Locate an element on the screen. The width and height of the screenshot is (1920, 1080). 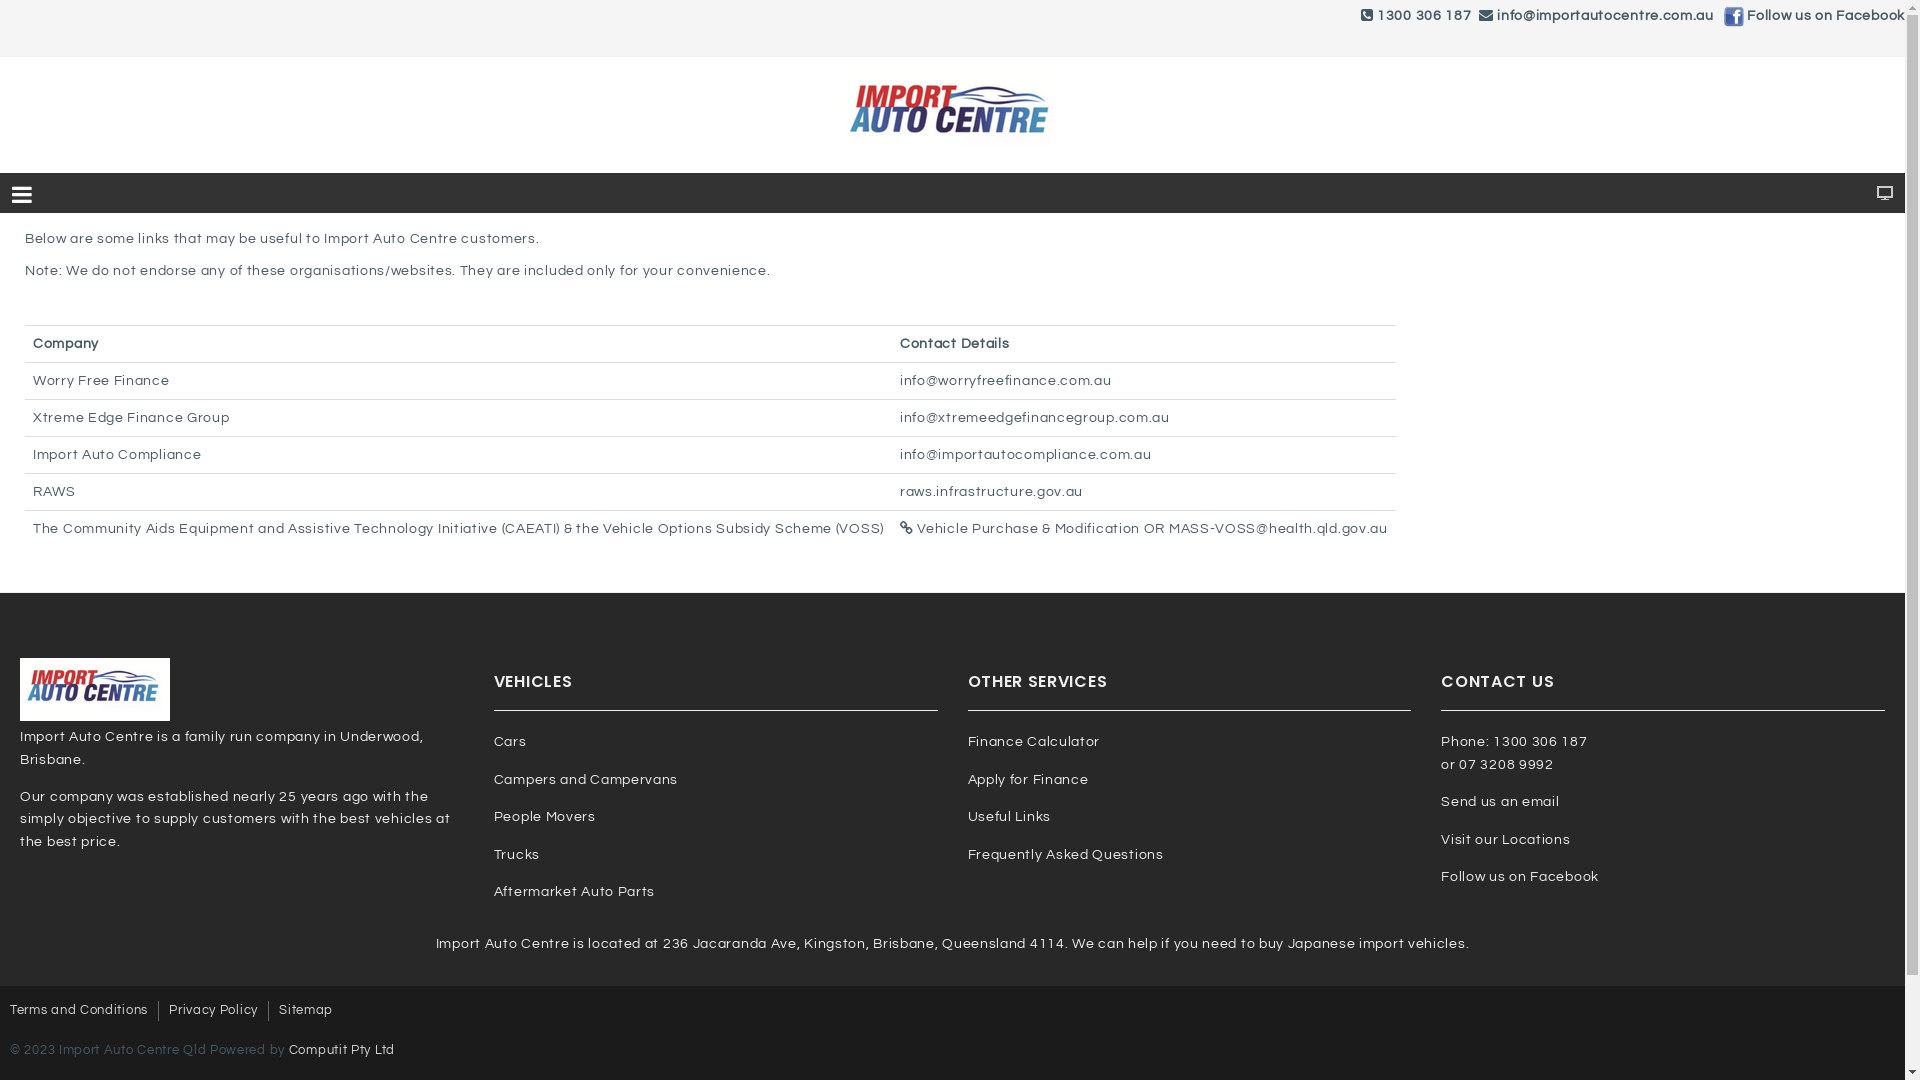
'Sitemap' is located at coordinates (305, 1010).